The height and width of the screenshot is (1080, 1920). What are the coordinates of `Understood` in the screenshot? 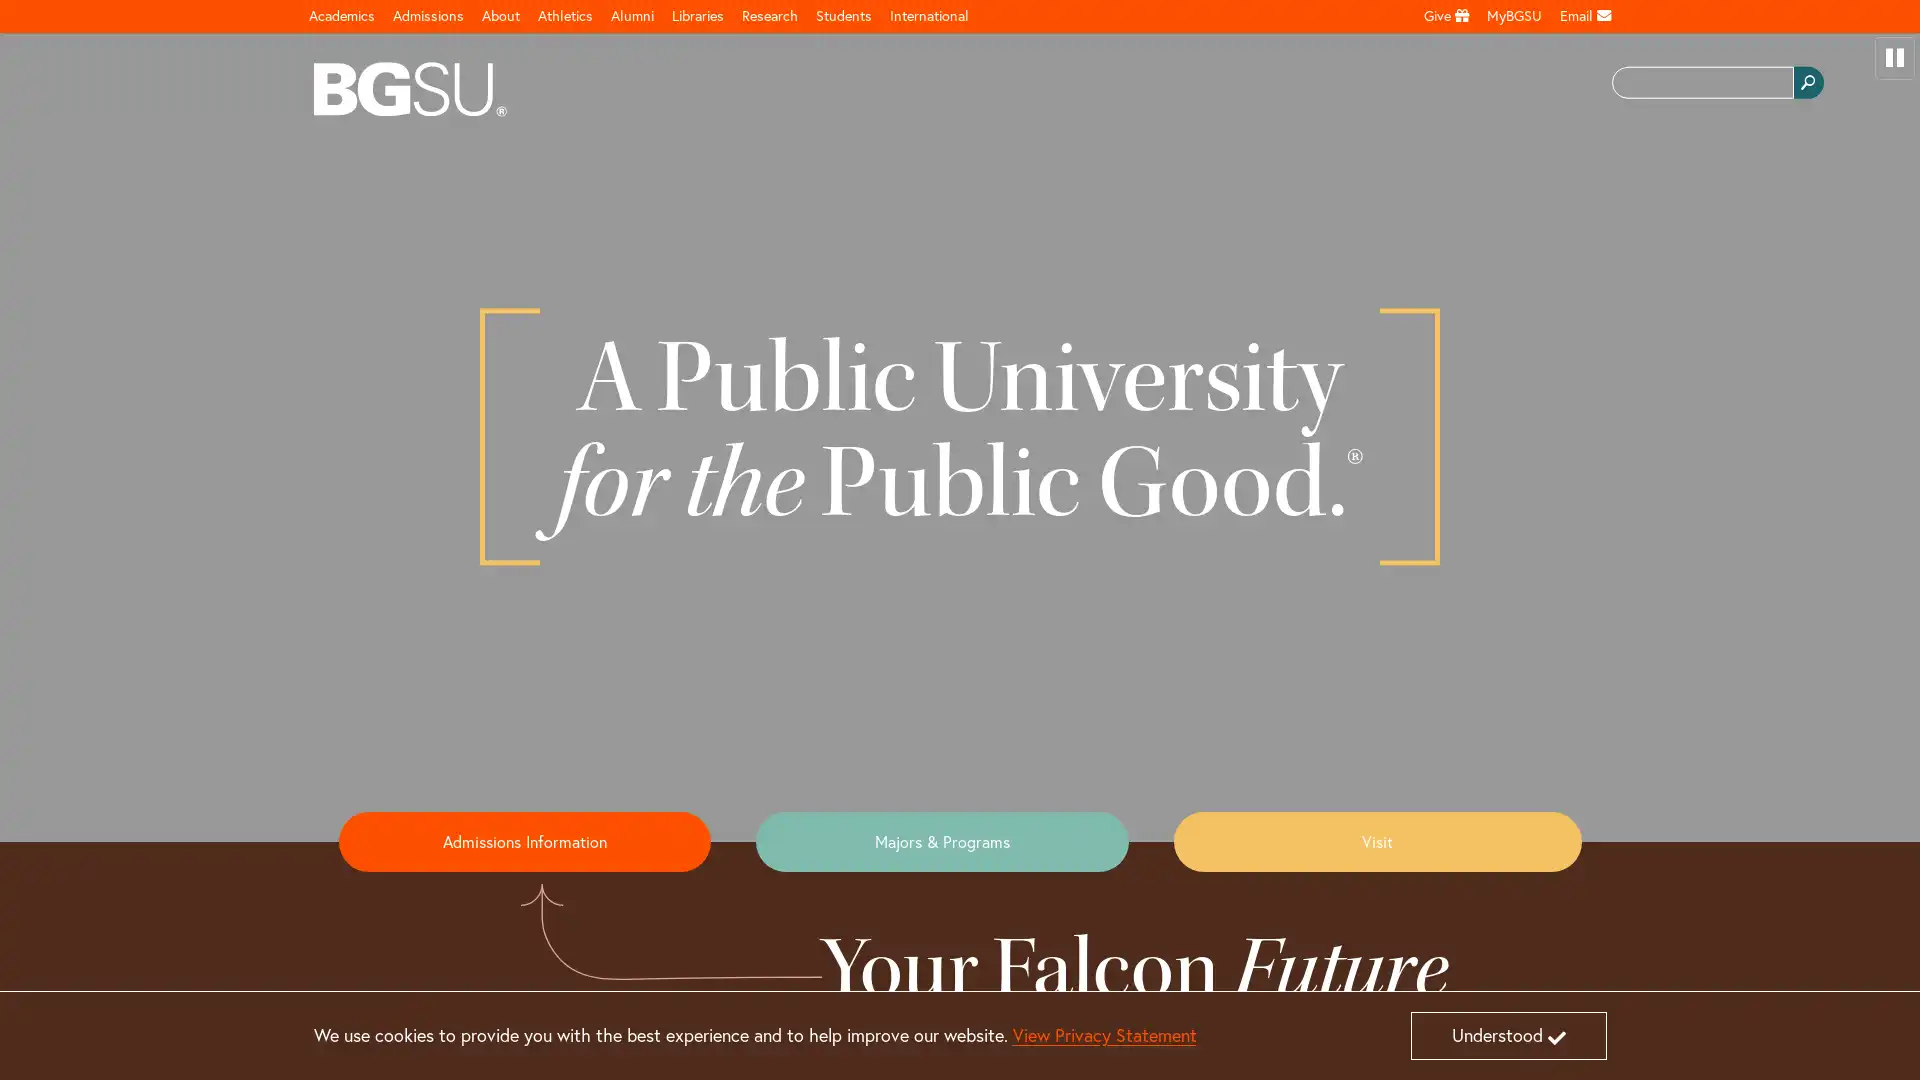 It's located at (1507, 1035).